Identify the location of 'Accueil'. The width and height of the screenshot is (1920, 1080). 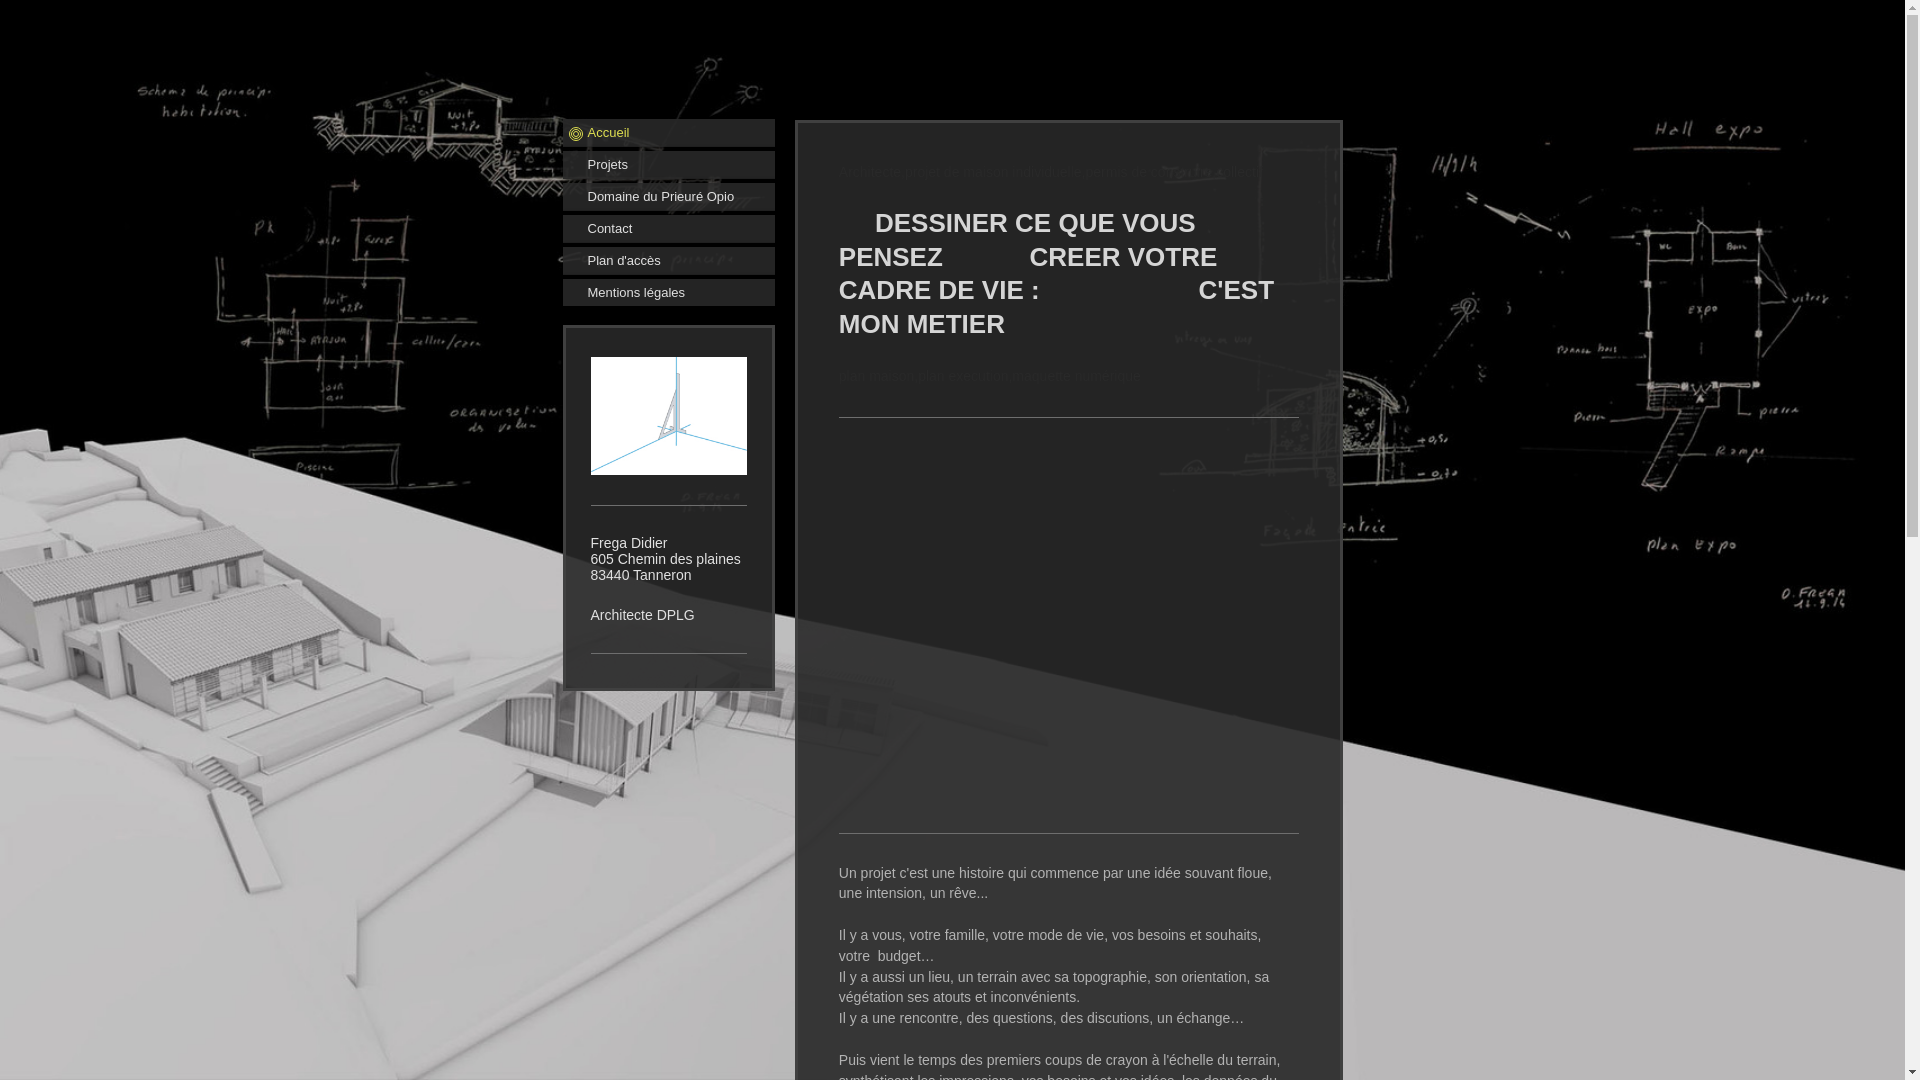
(560, 132).